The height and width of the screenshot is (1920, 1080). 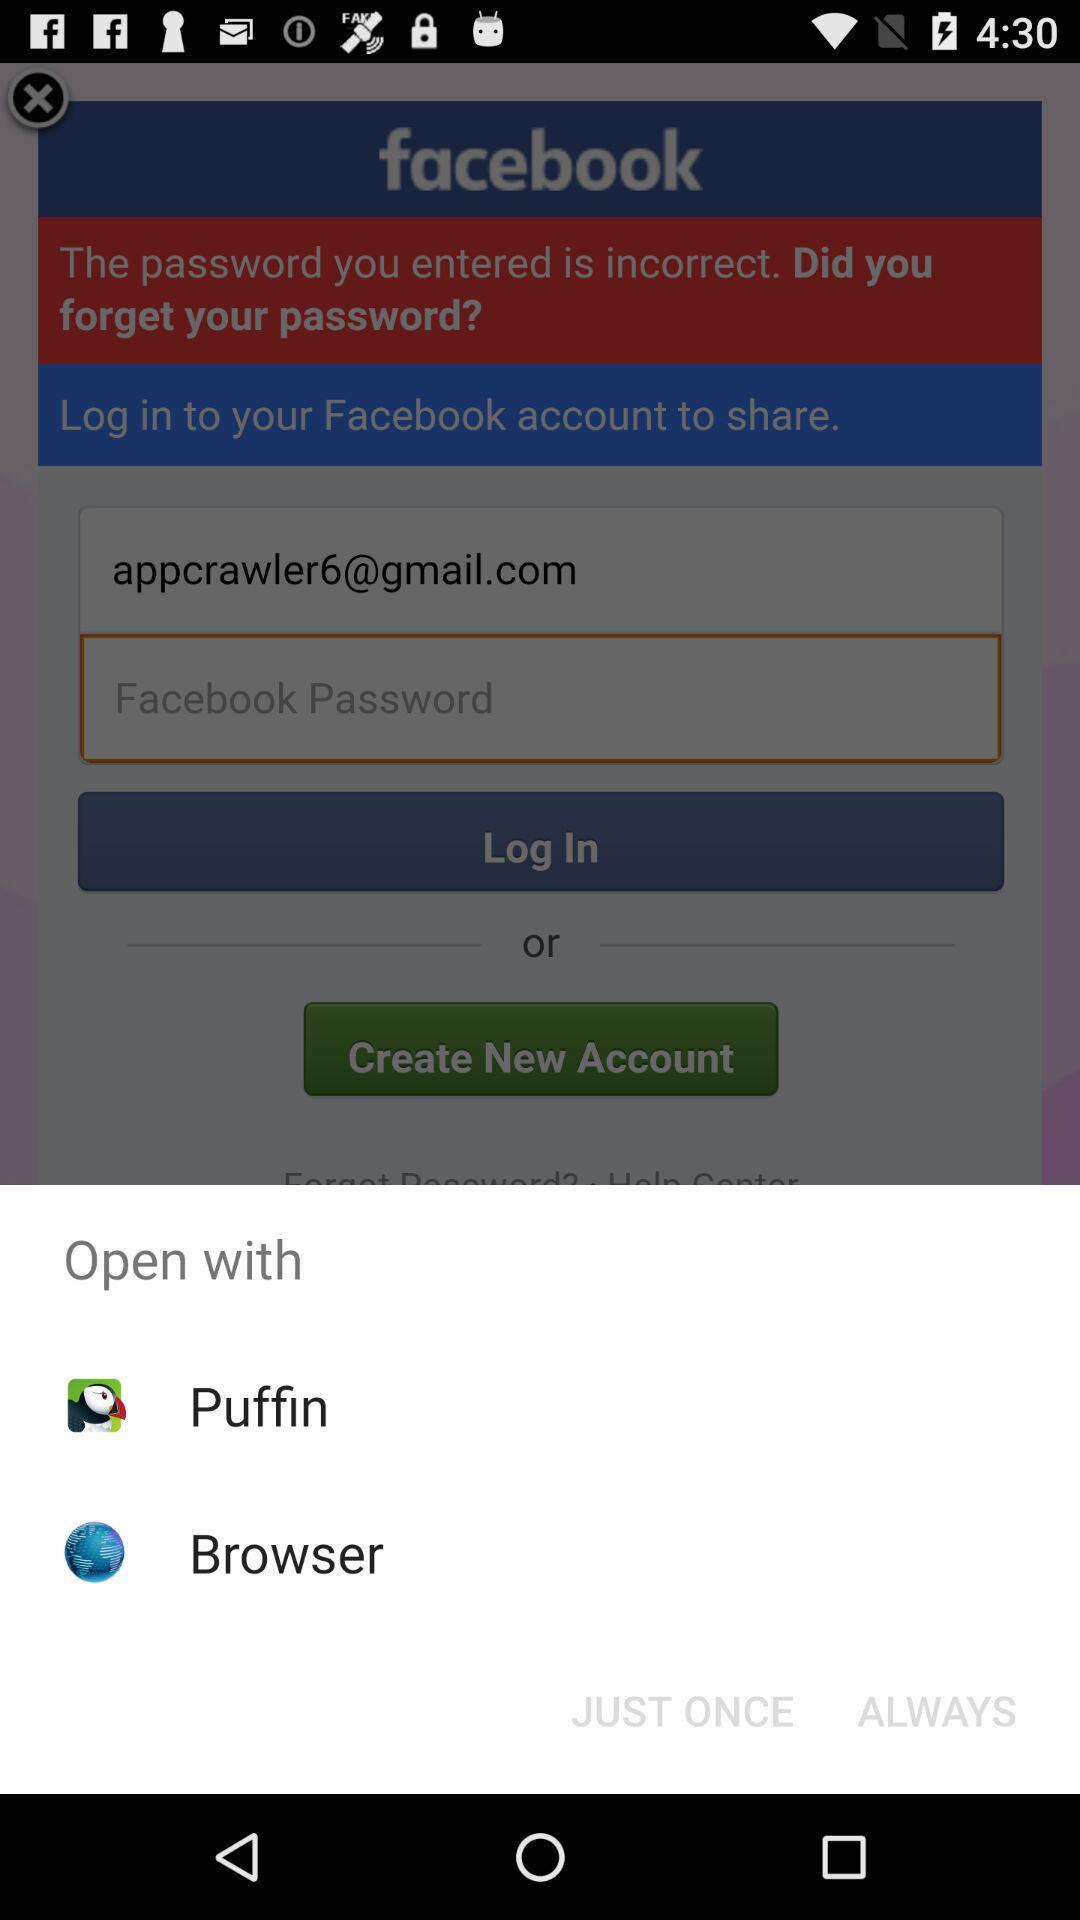 I want to click on the icon below open with icon, so click(x=258, y=1404).